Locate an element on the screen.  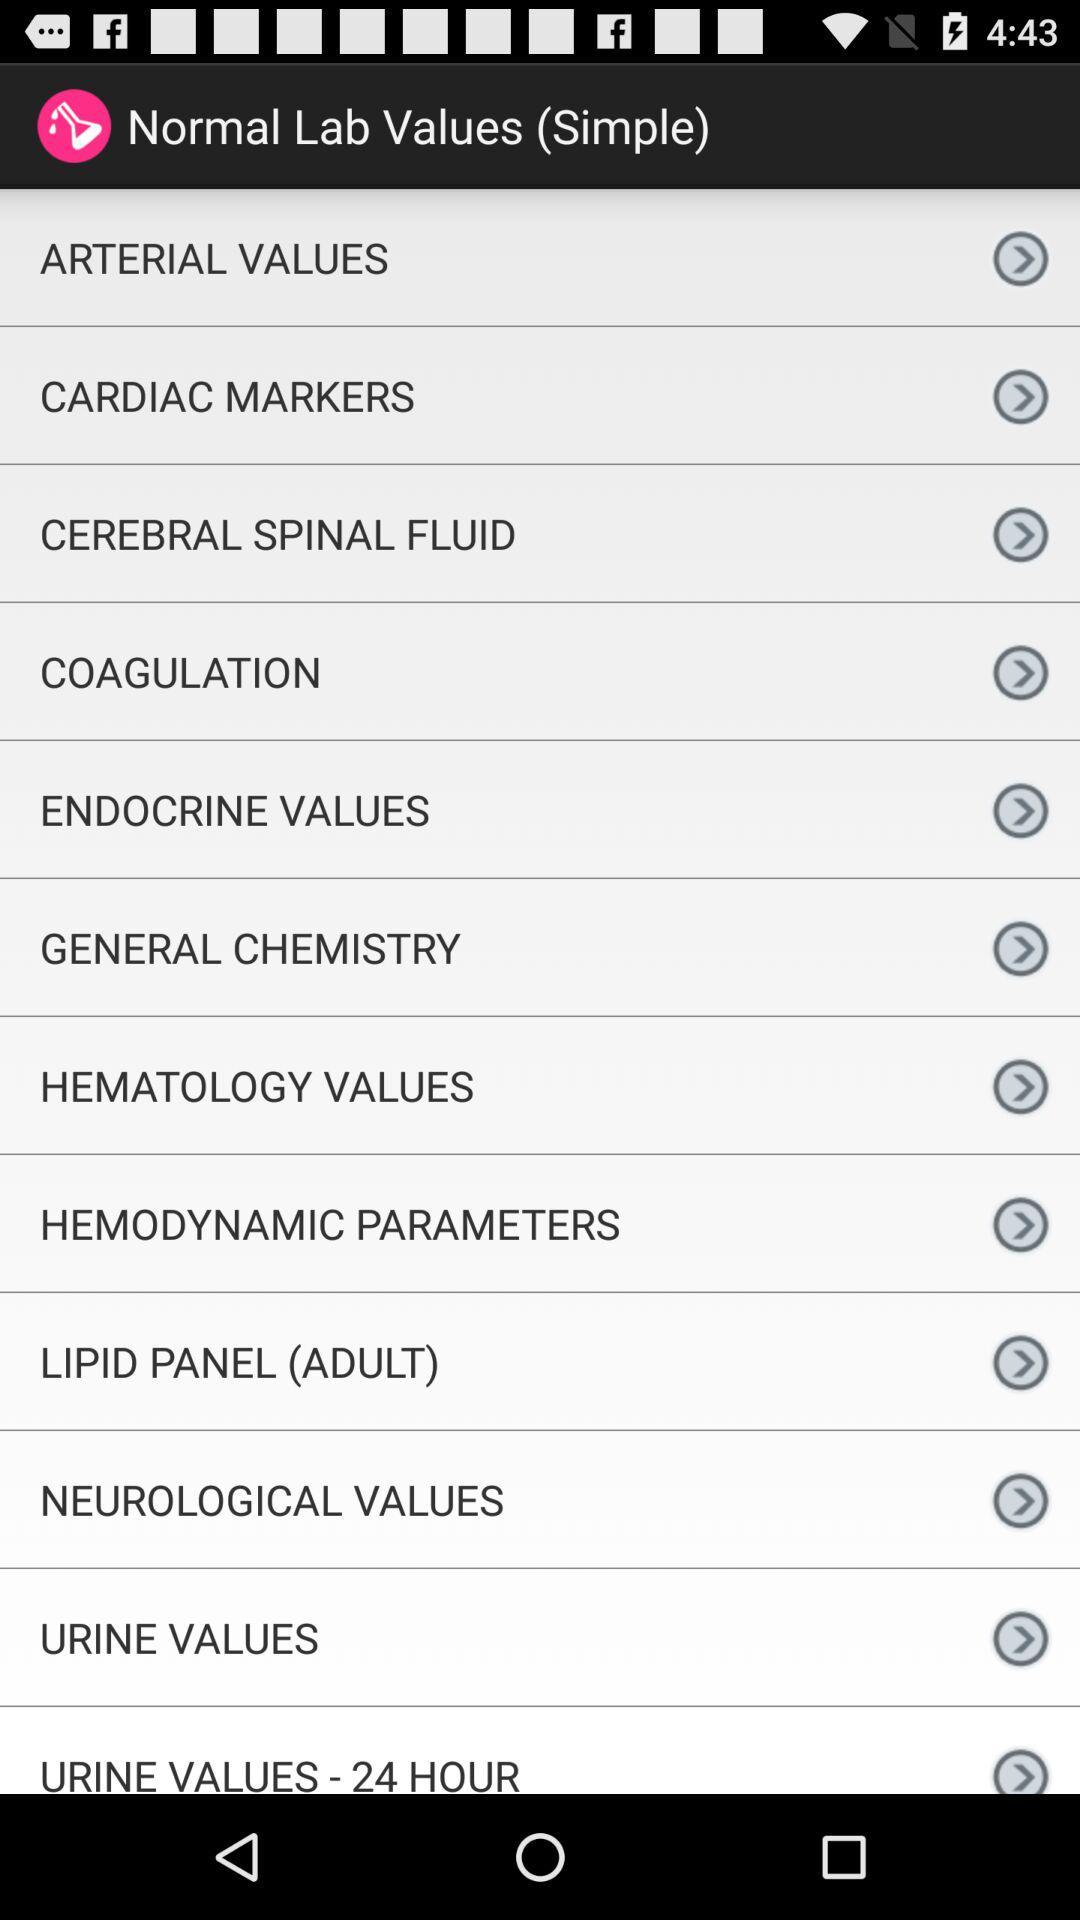
endocrine values is located at coordinates (480, 809).